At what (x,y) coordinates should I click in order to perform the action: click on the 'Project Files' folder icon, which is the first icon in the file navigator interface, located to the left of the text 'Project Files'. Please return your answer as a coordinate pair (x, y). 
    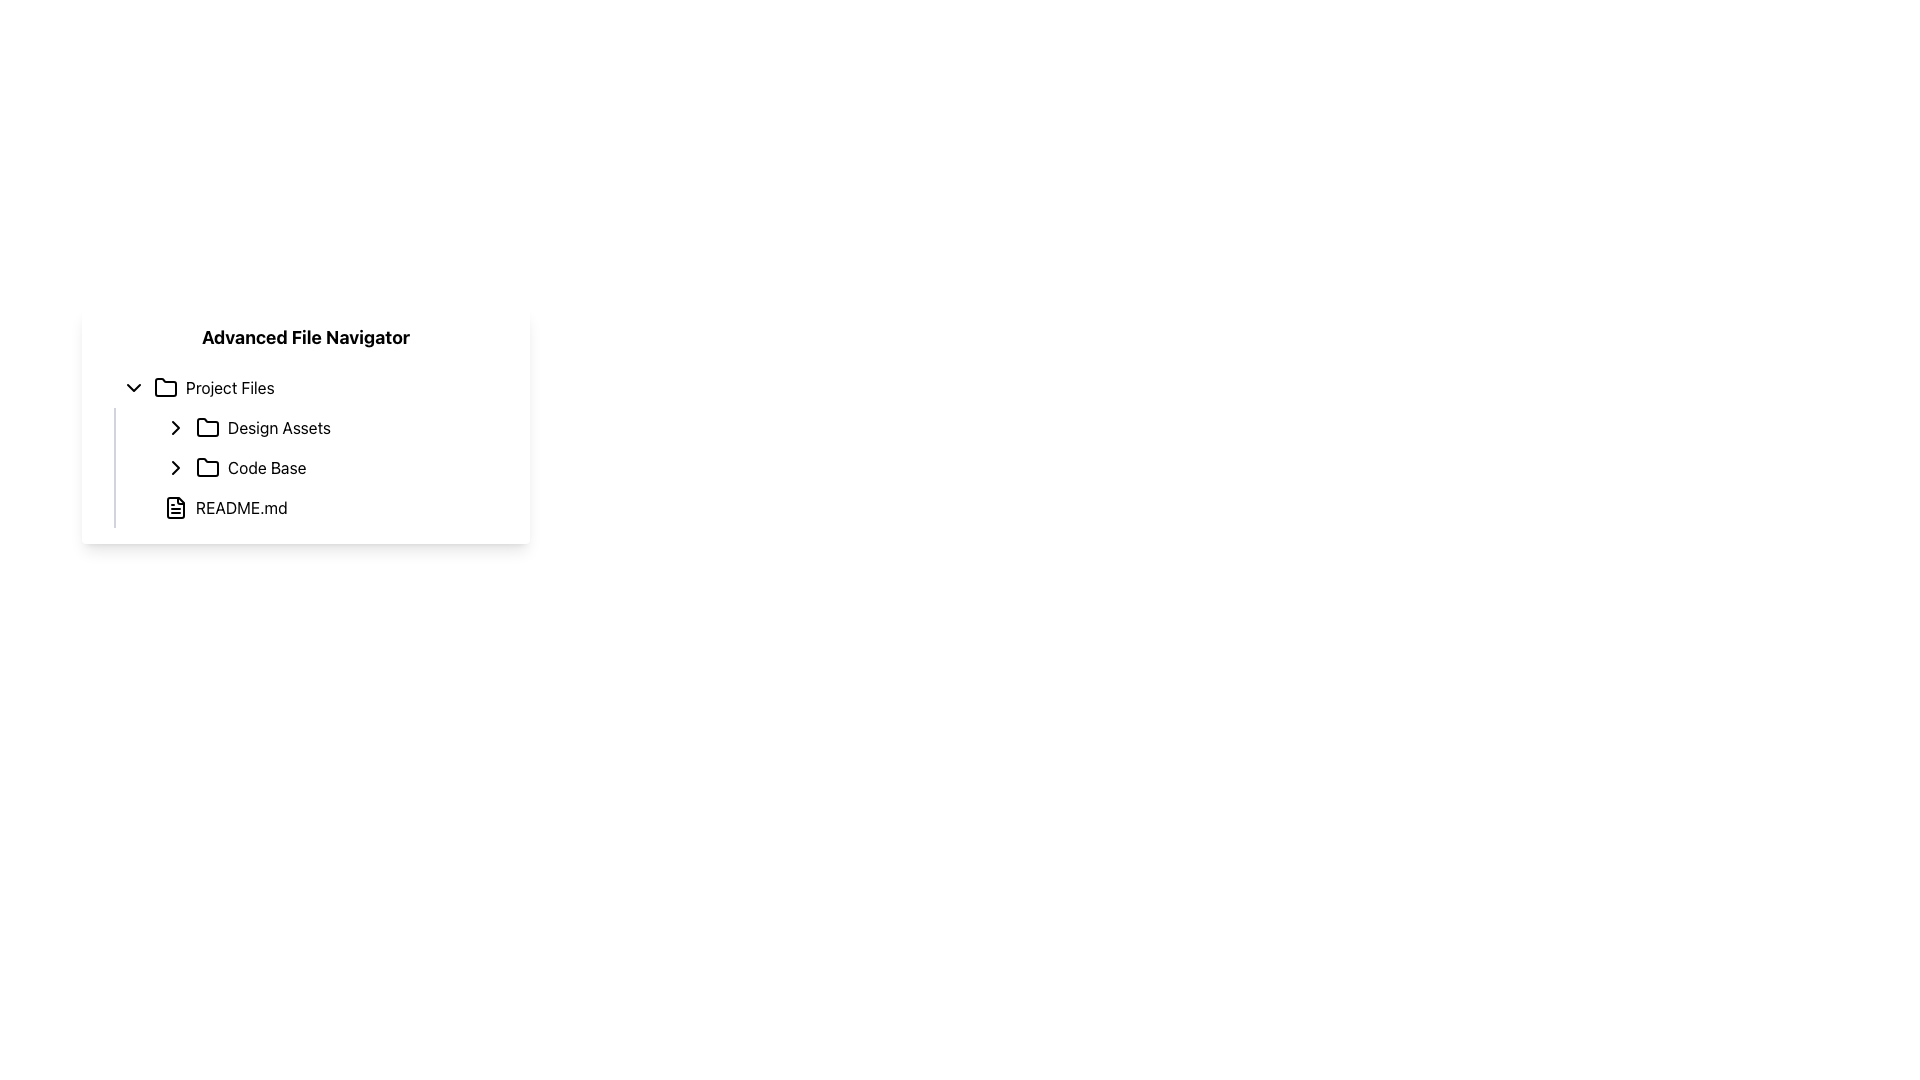
    Looking at the image, I should click on (166, 387).